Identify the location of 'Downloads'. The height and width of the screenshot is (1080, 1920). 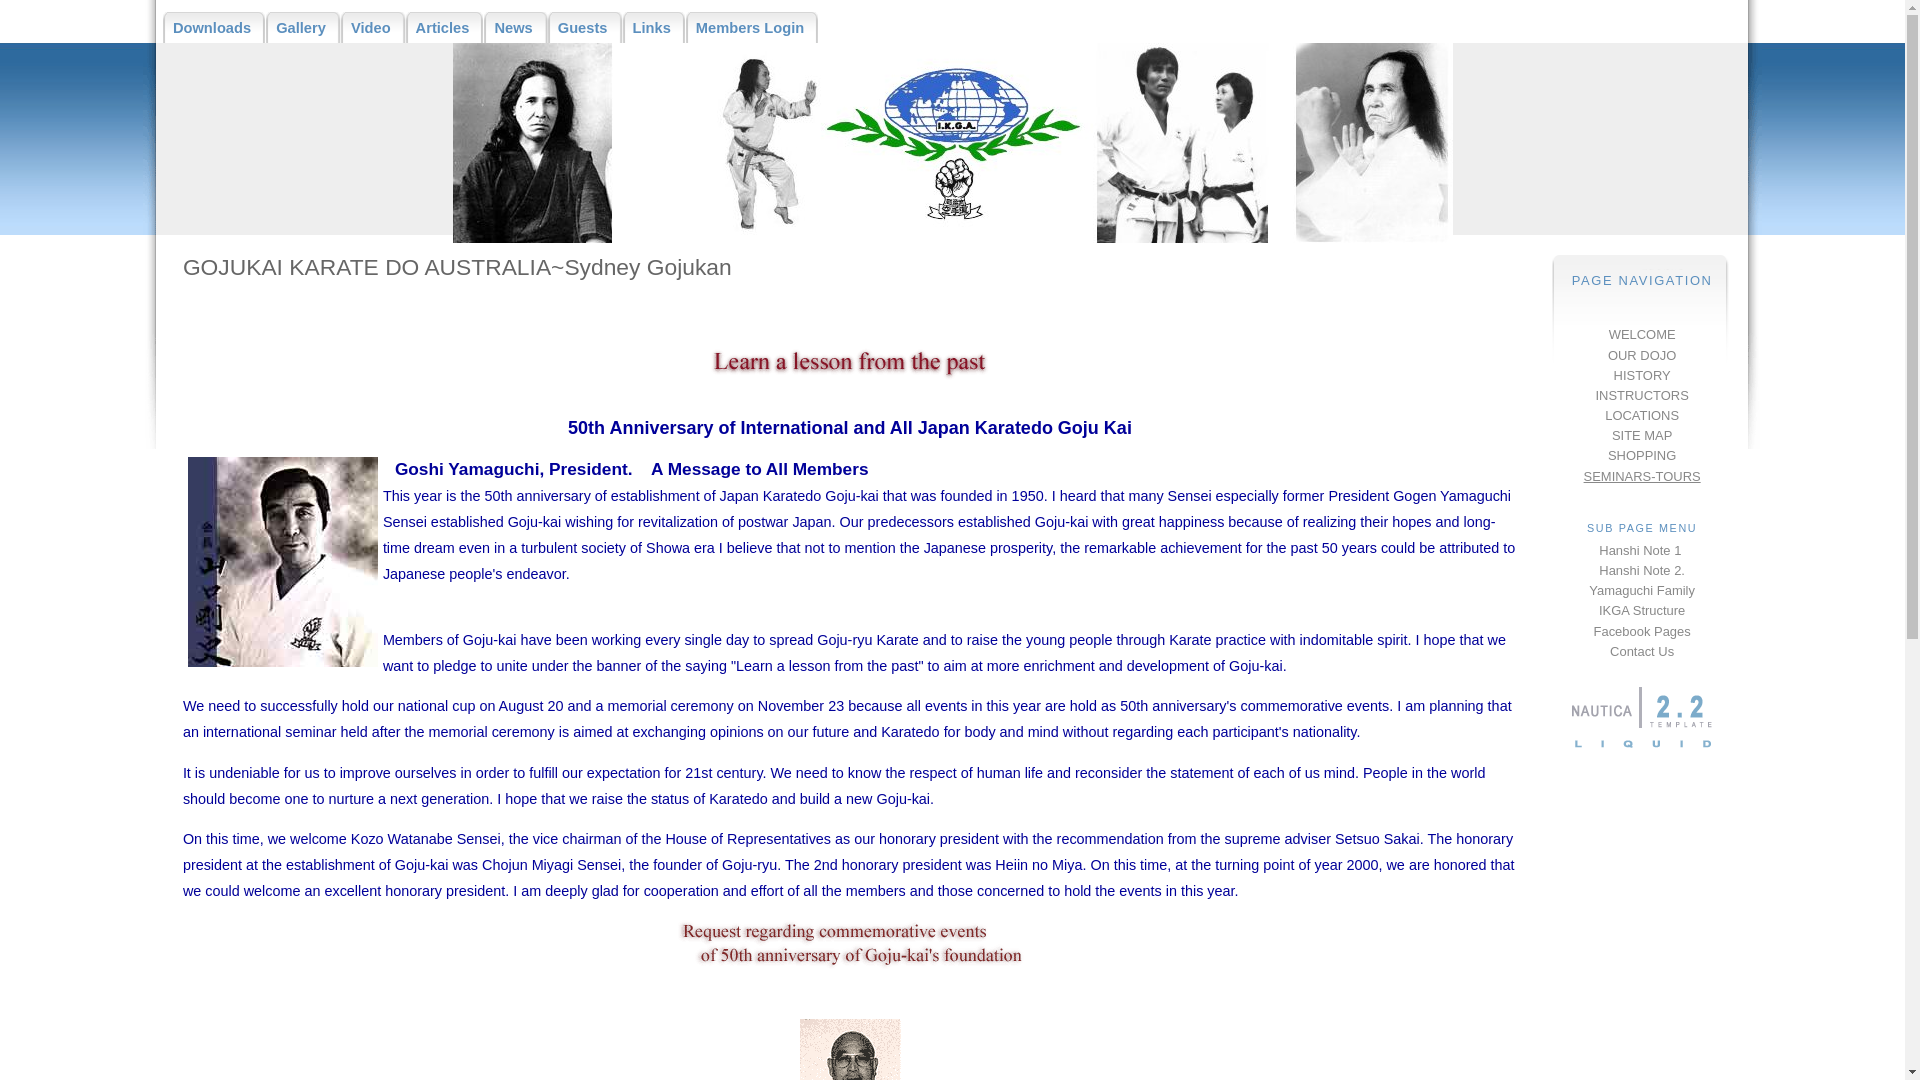
(214, 27).